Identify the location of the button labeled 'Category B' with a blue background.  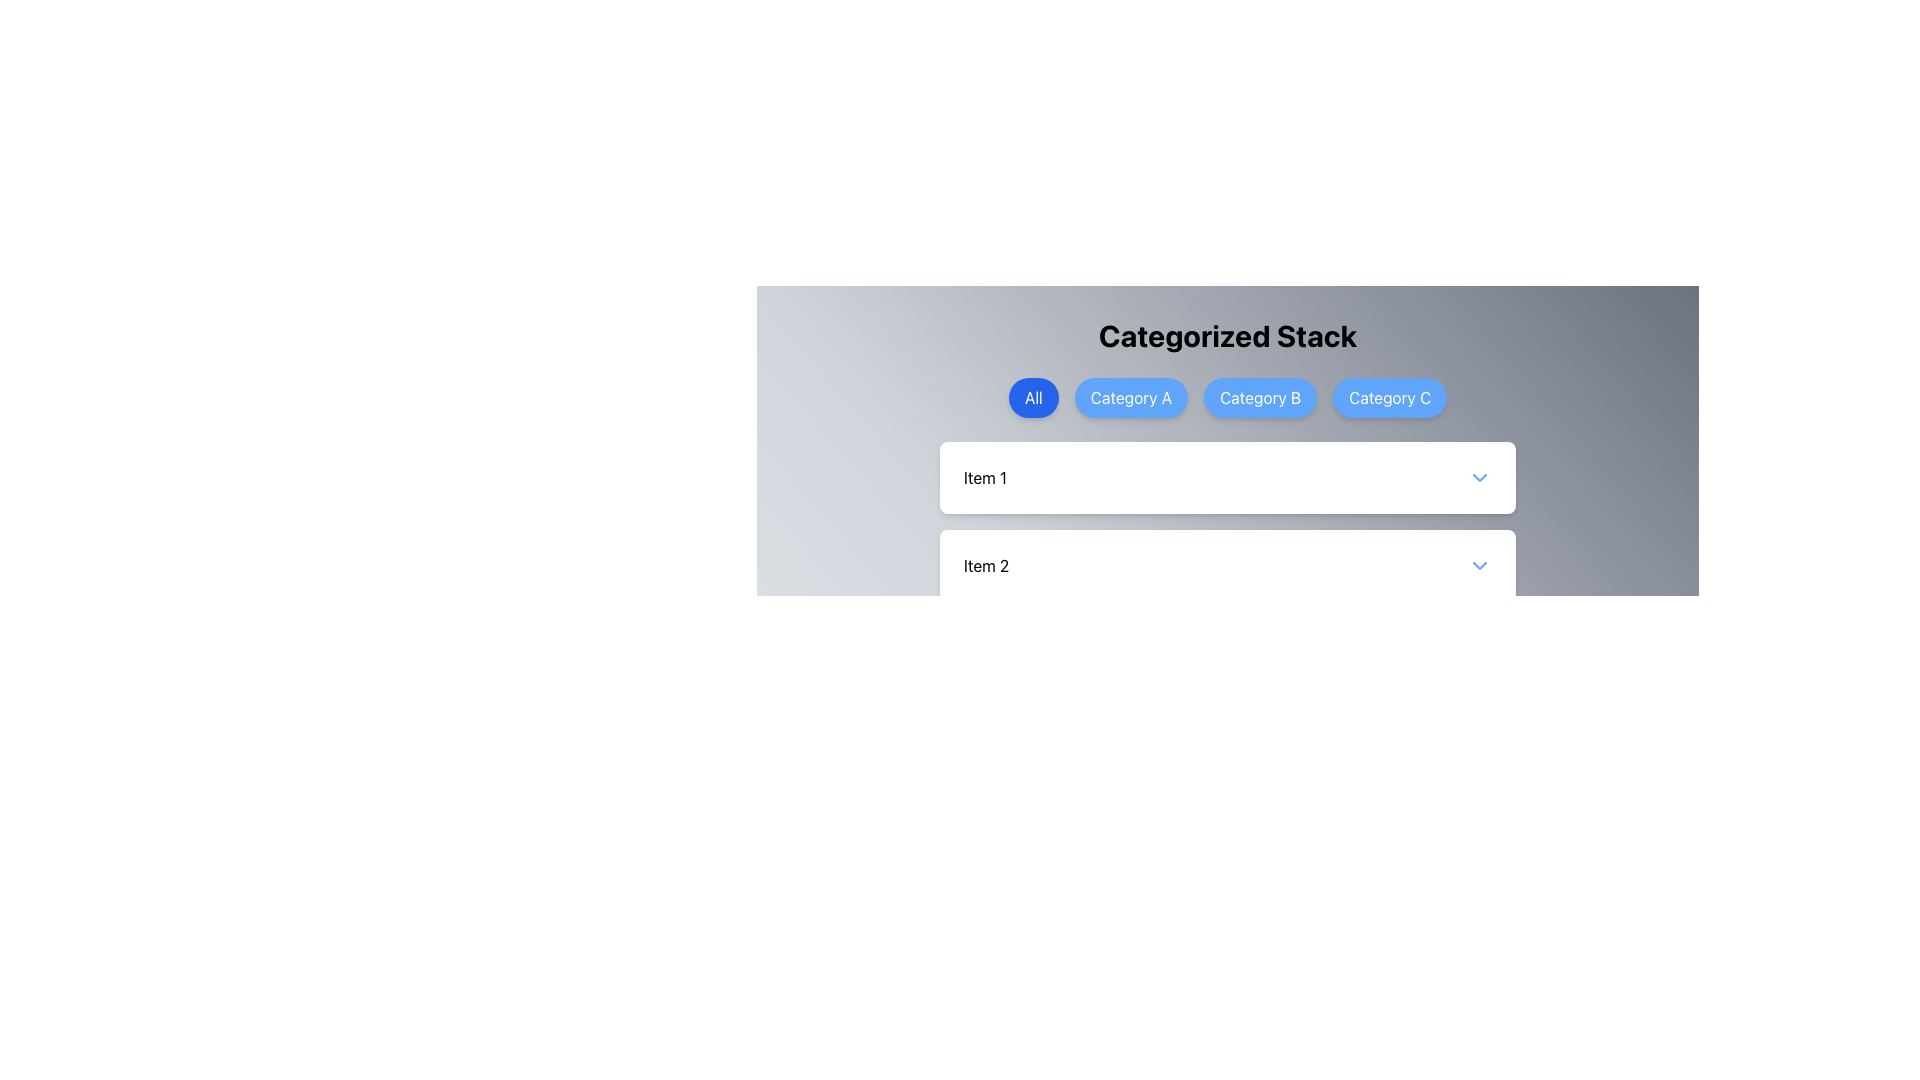
(1259, 397).